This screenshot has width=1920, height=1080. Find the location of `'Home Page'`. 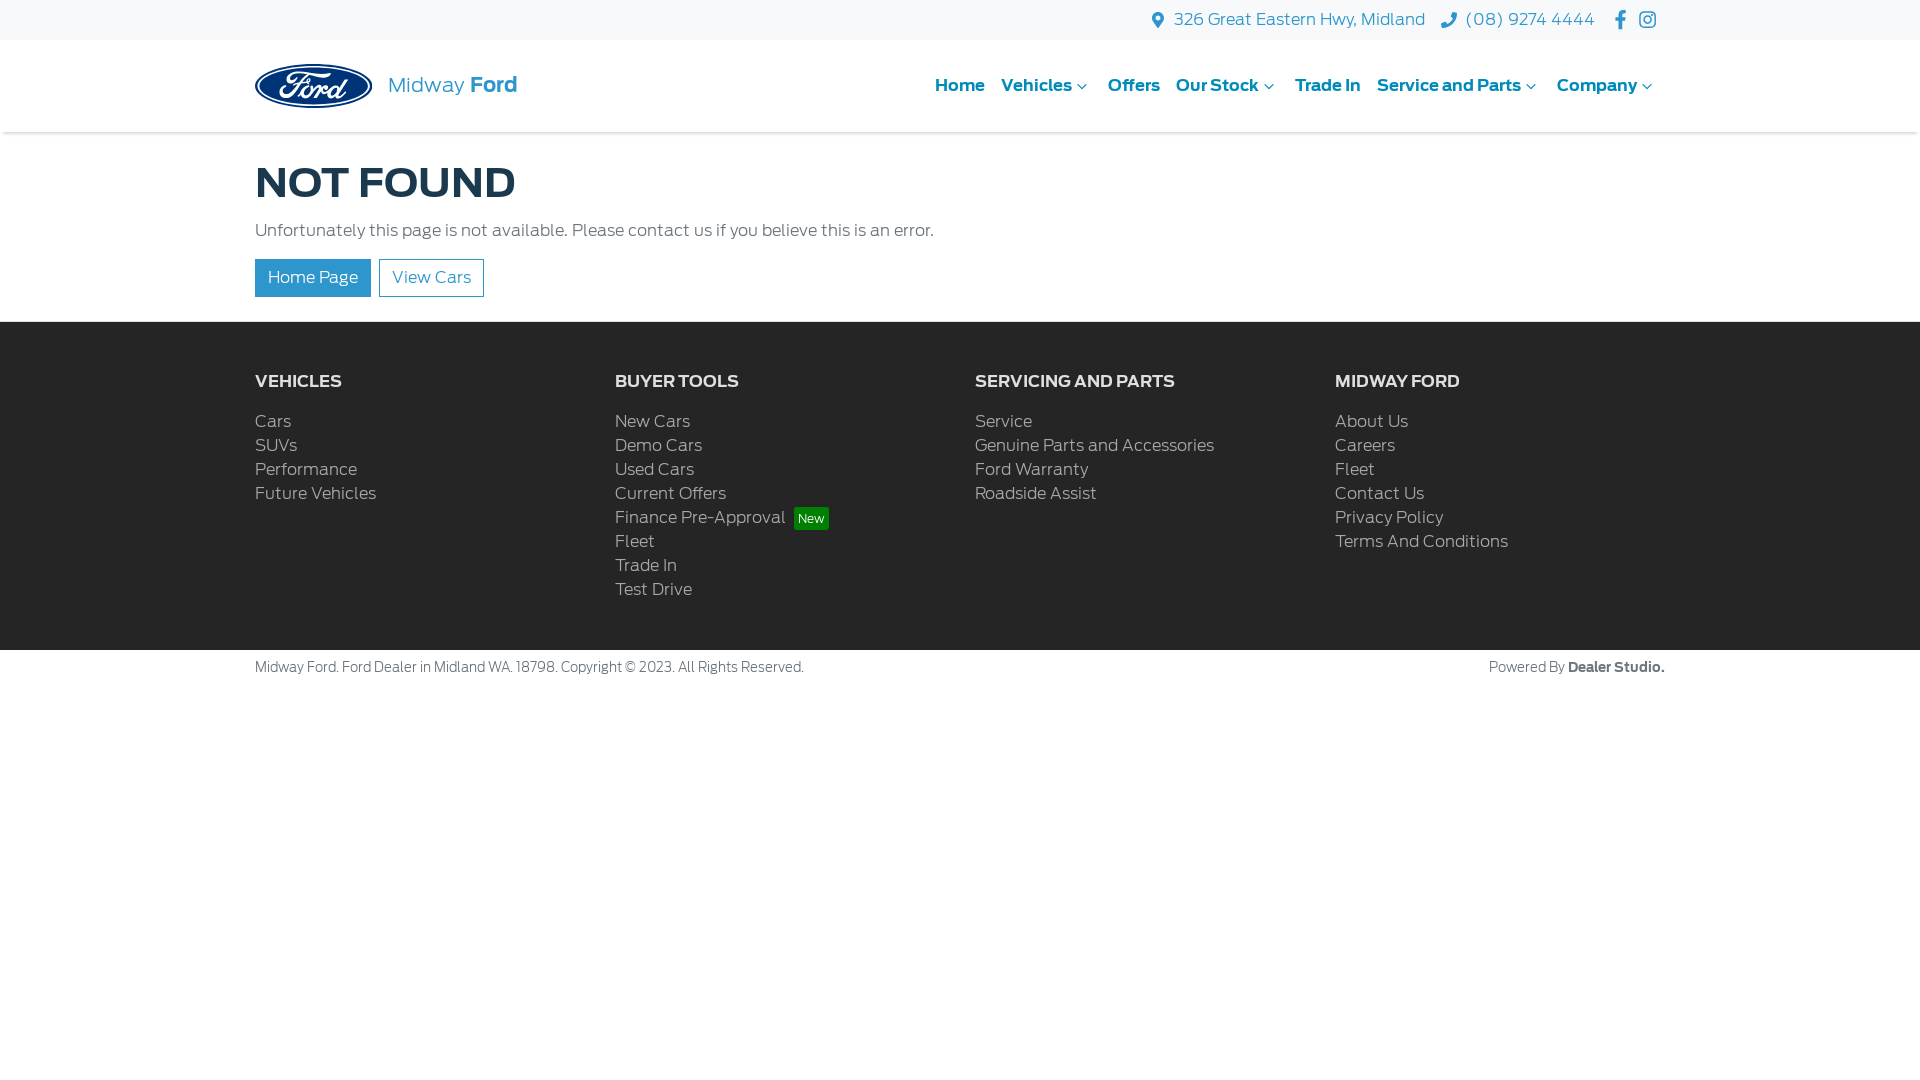

'Home Page' is located at coordinates (253, 277).